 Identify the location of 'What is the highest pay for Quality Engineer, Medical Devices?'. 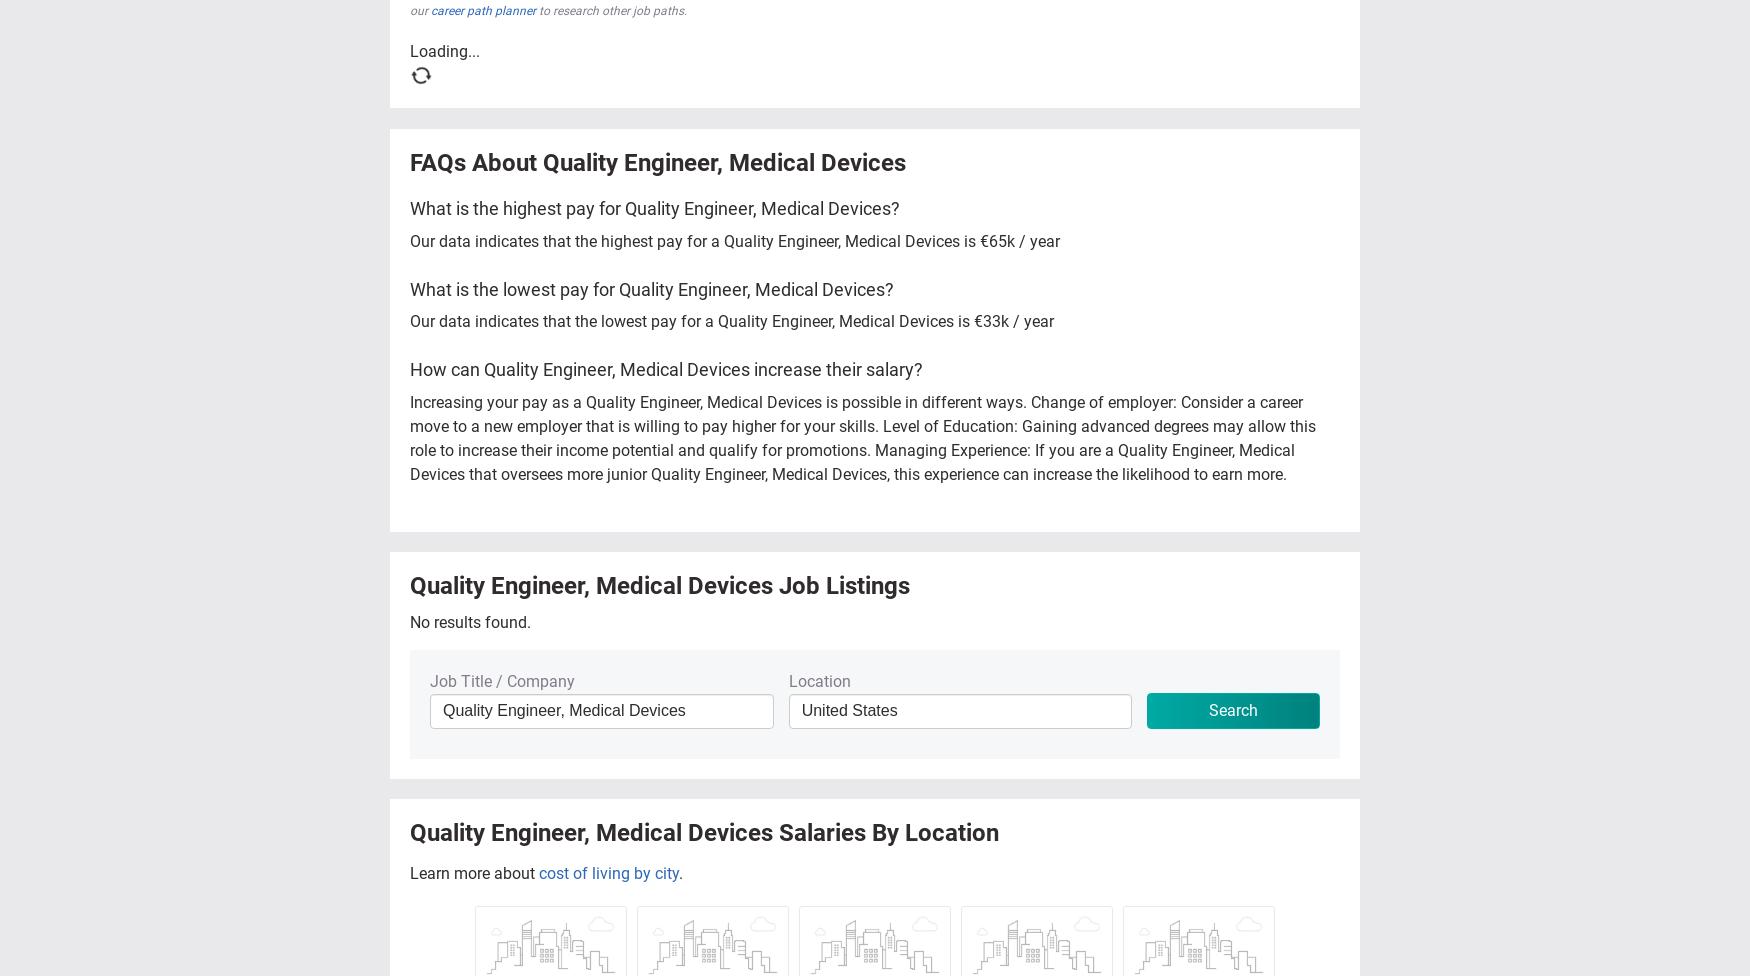
(654, 207).